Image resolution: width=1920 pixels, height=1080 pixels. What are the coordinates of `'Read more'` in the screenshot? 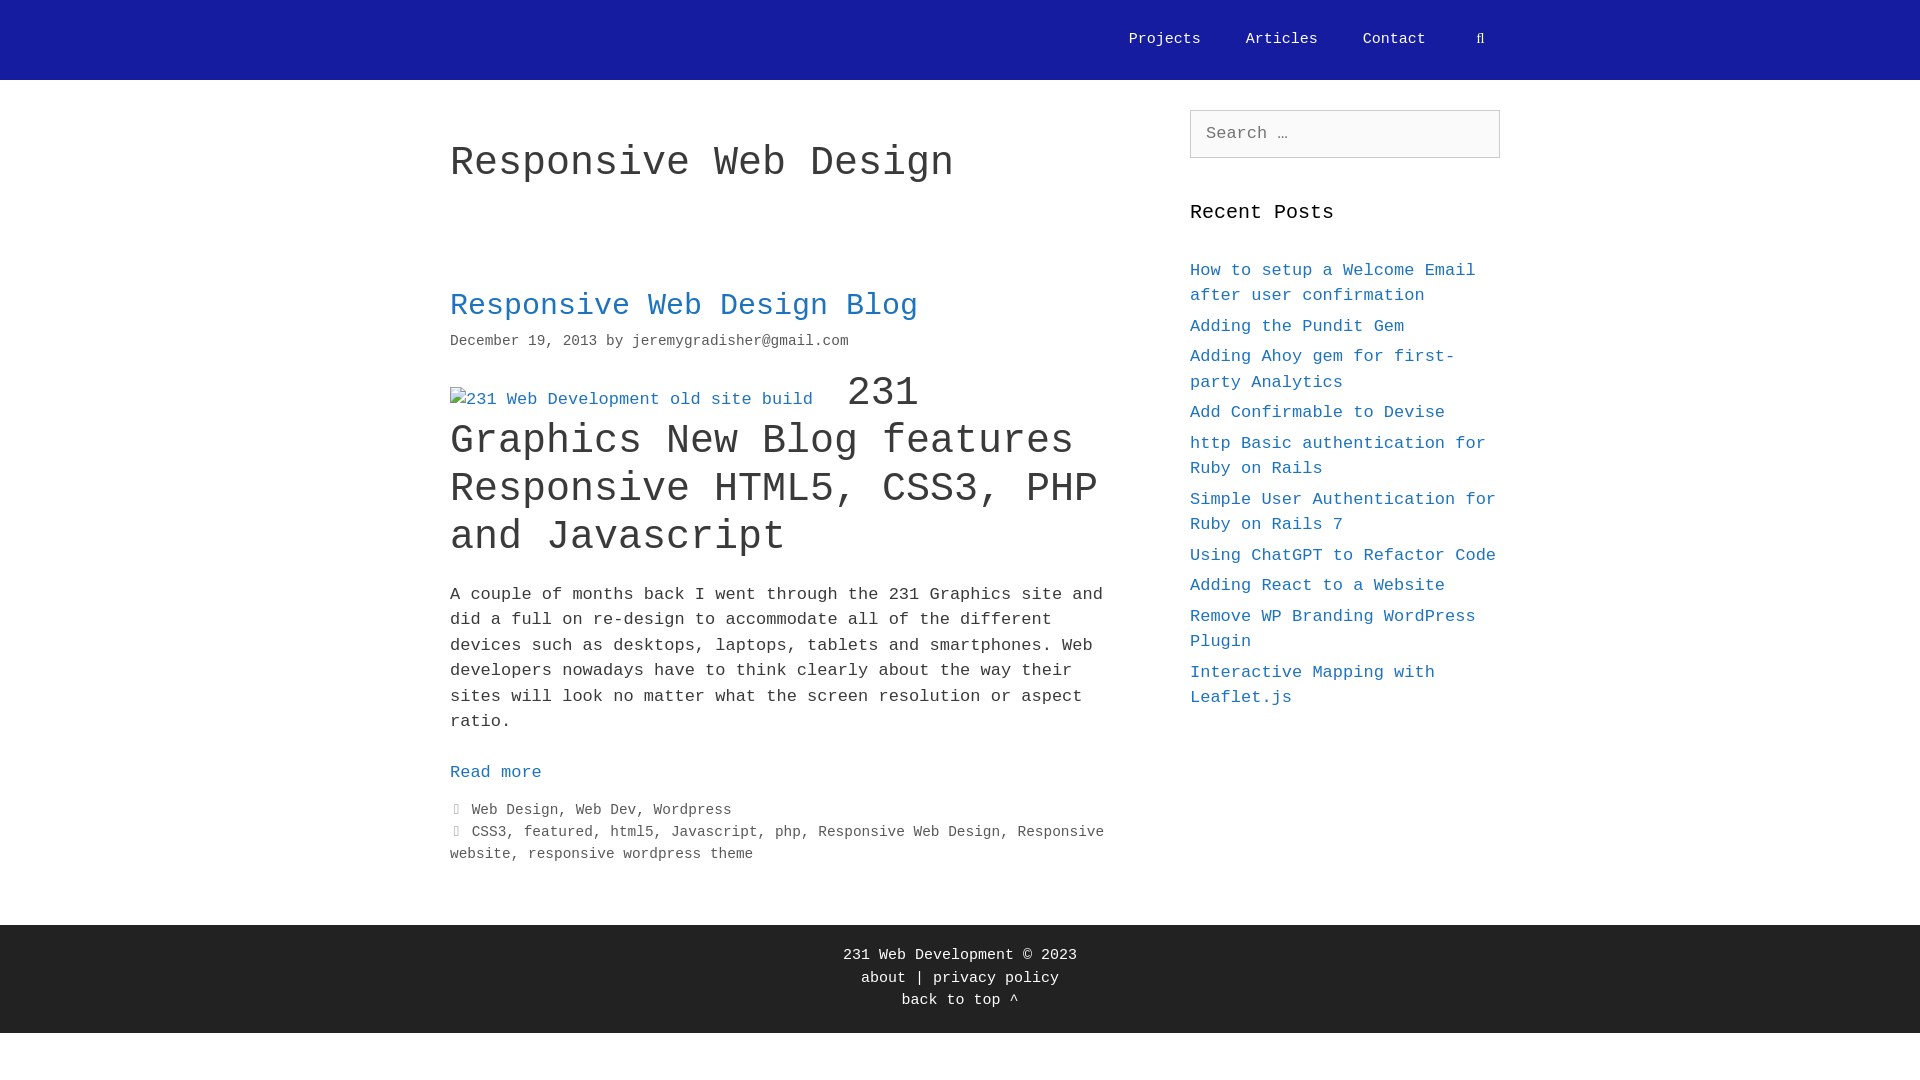 It's located at (495, 771).